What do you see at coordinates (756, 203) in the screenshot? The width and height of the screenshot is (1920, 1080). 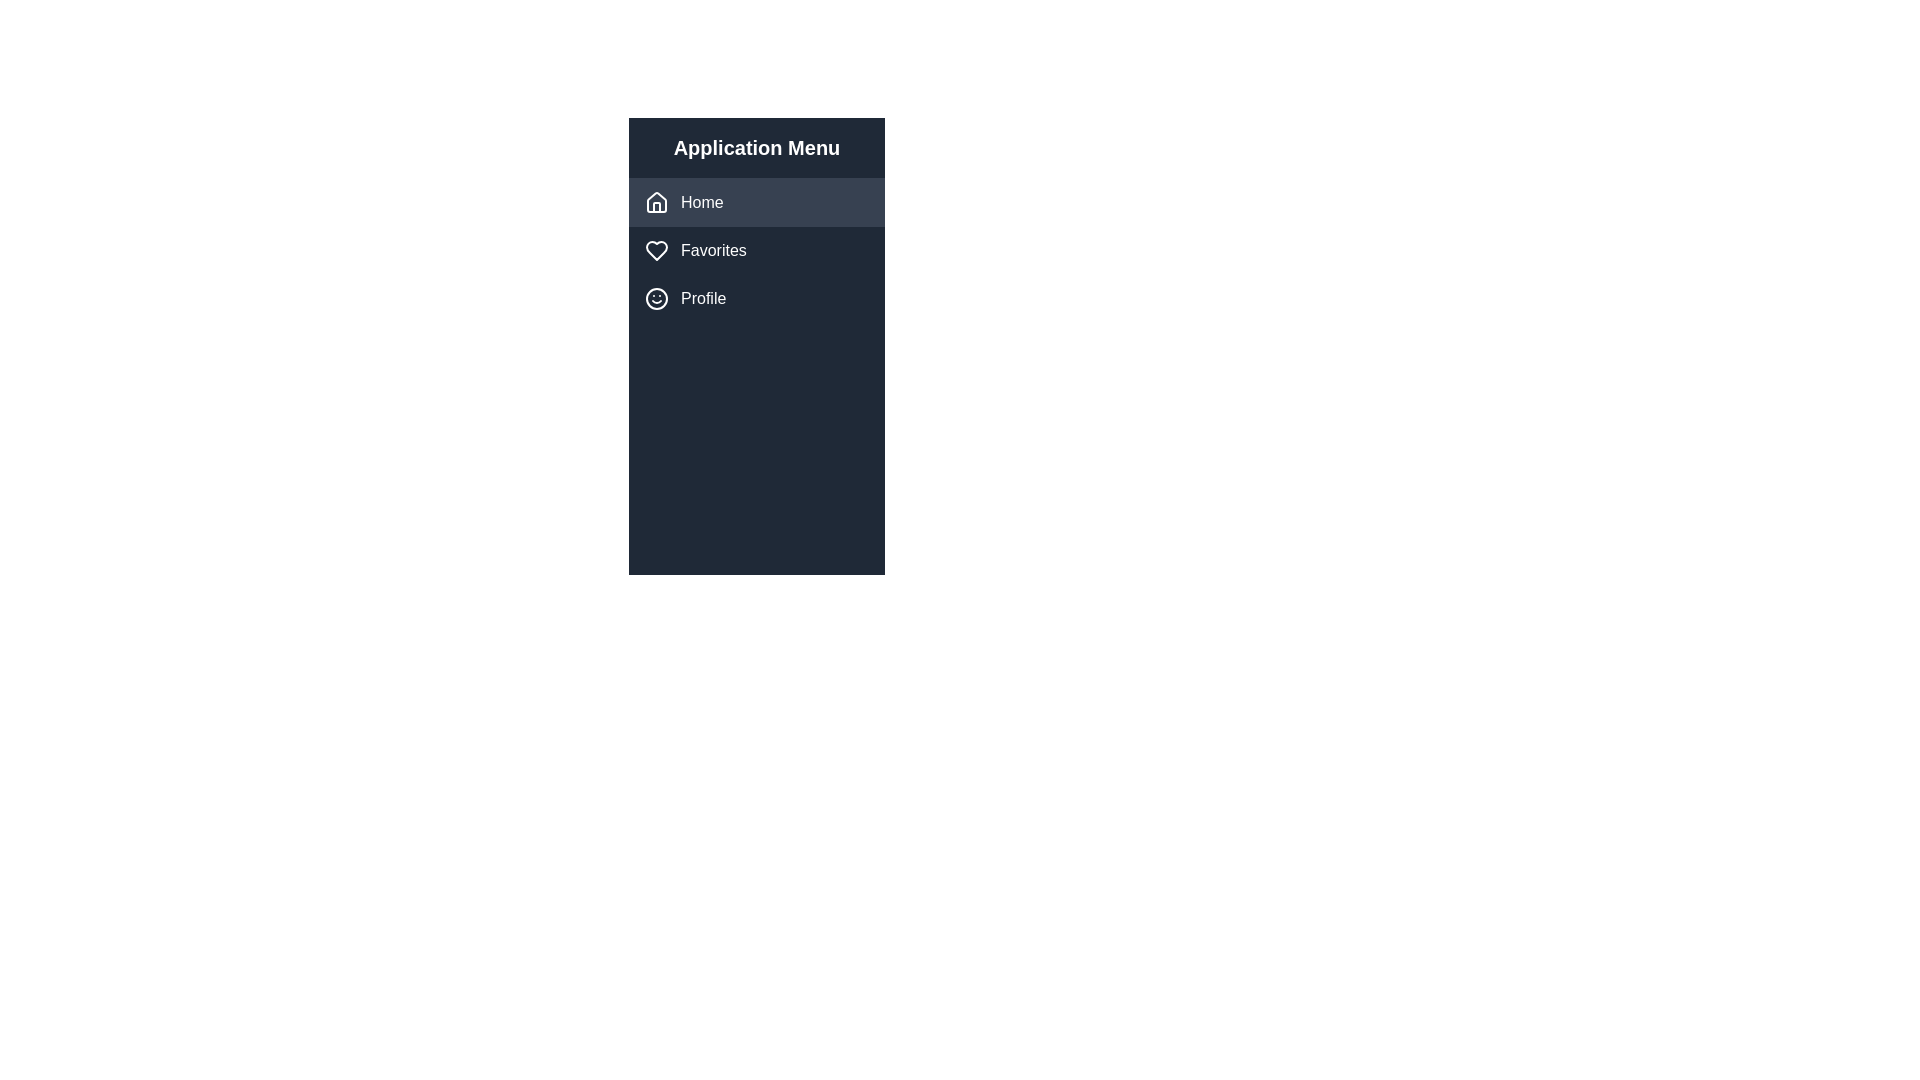 I see `the 'Home' button in the vertical navigation menu` at bounding box center [756, 203].